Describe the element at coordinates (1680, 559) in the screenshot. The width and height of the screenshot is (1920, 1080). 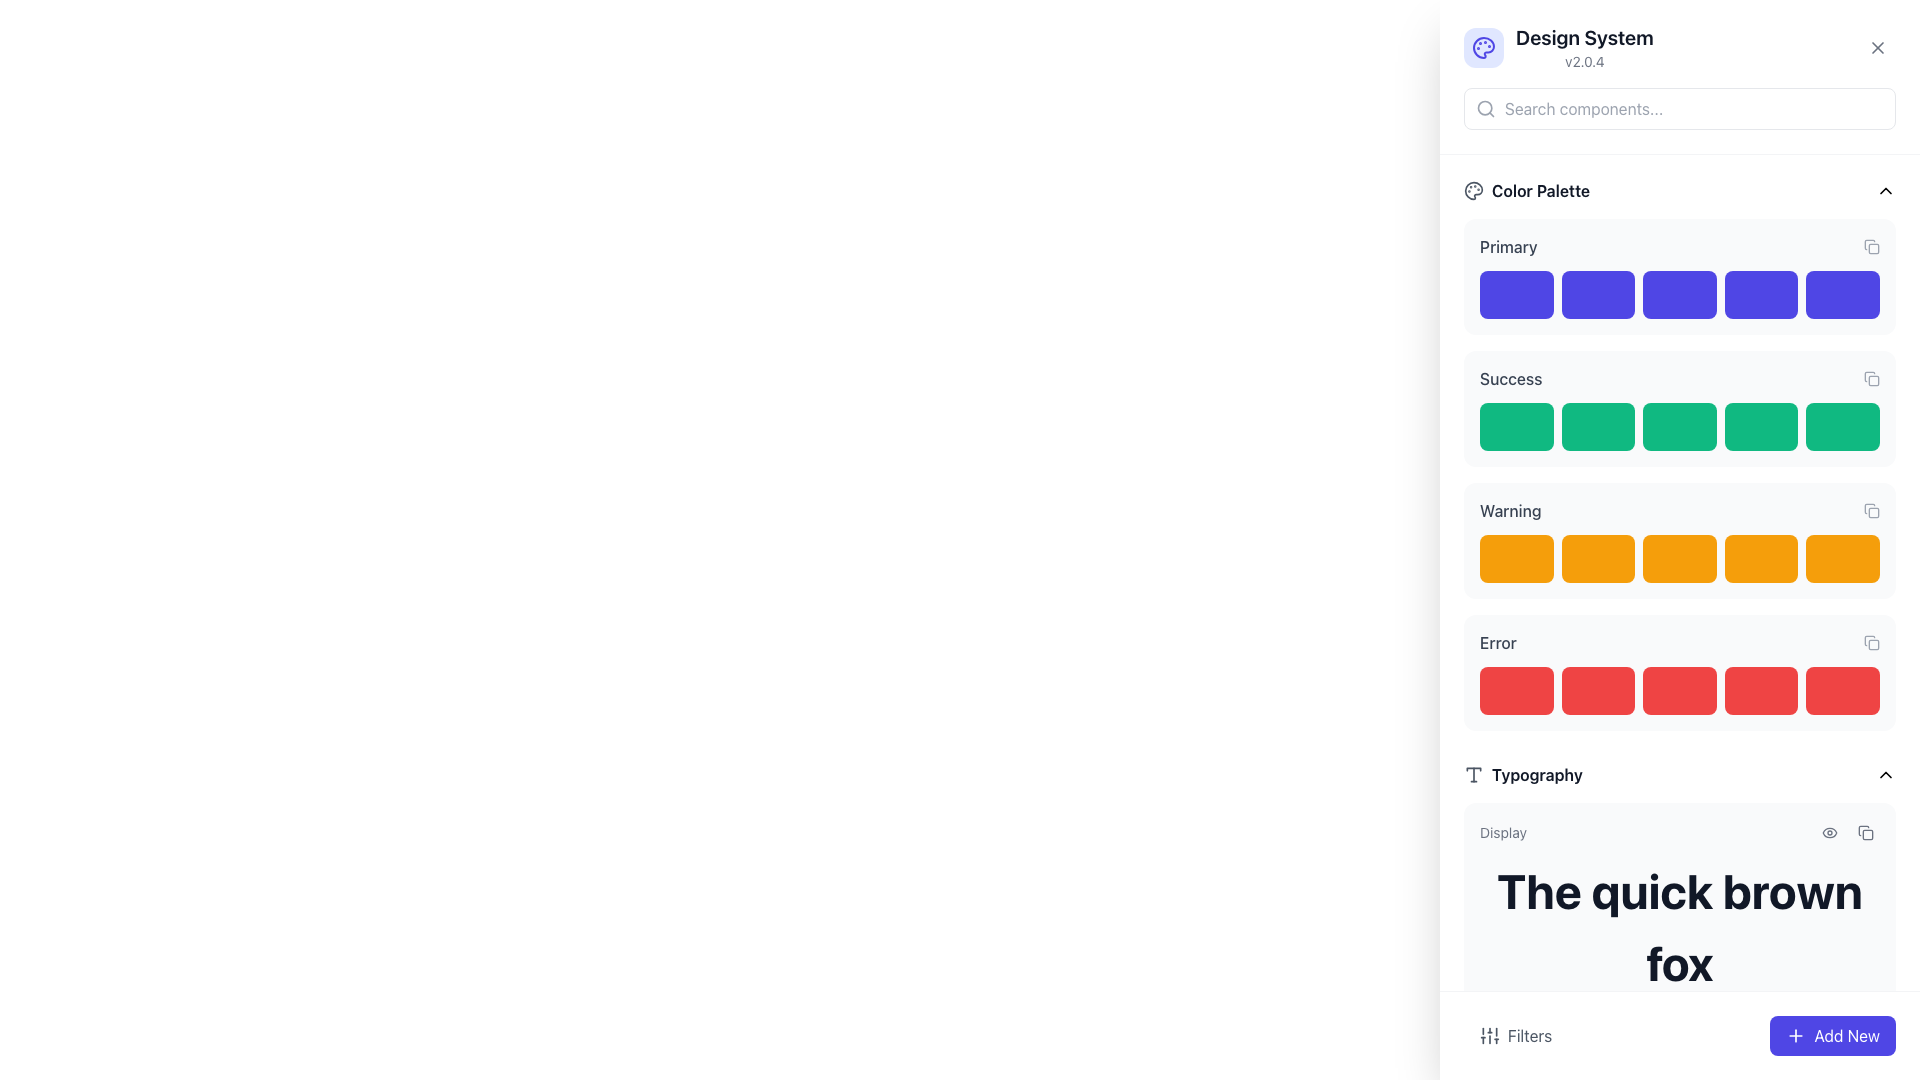
I see `the third orange color swatch` at that location.